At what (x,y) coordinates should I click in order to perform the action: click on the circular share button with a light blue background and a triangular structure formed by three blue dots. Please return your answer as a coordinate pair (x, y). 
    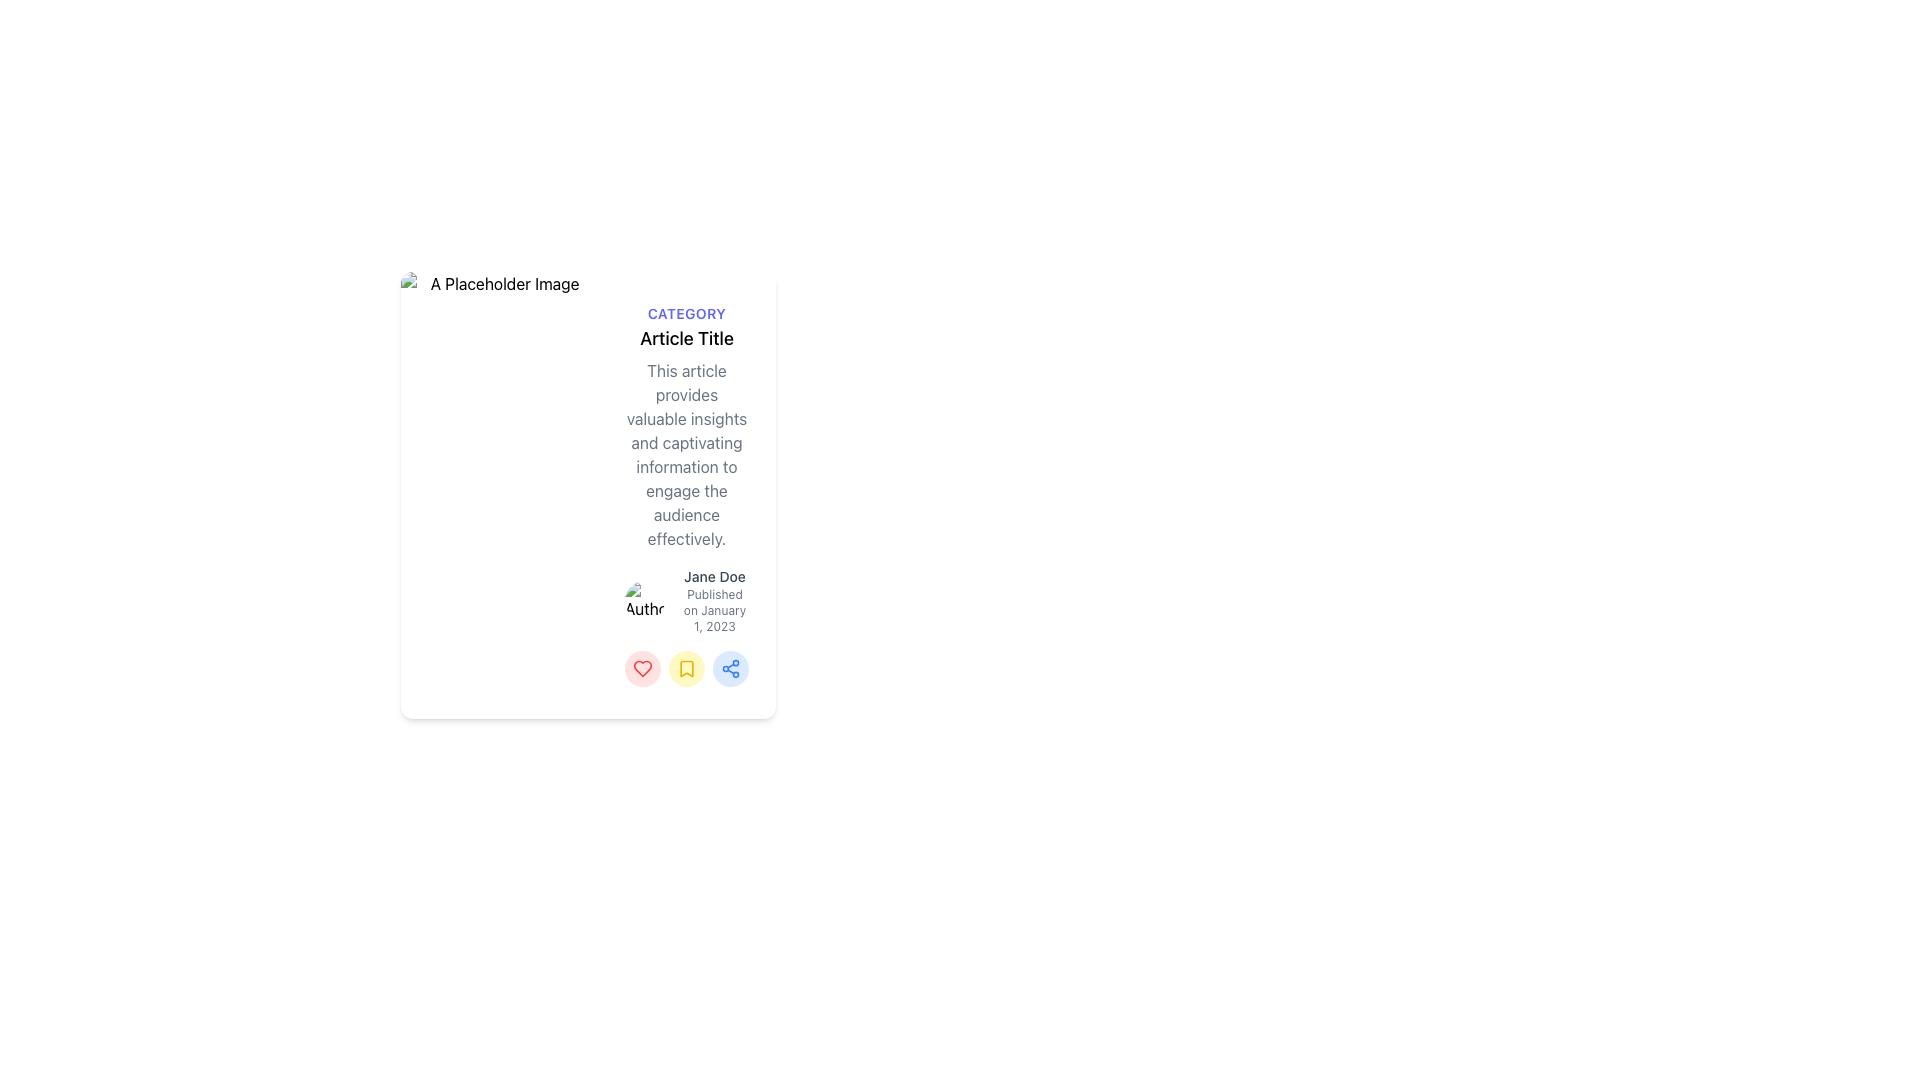
    Looking at the image, I should click on (729, 668).